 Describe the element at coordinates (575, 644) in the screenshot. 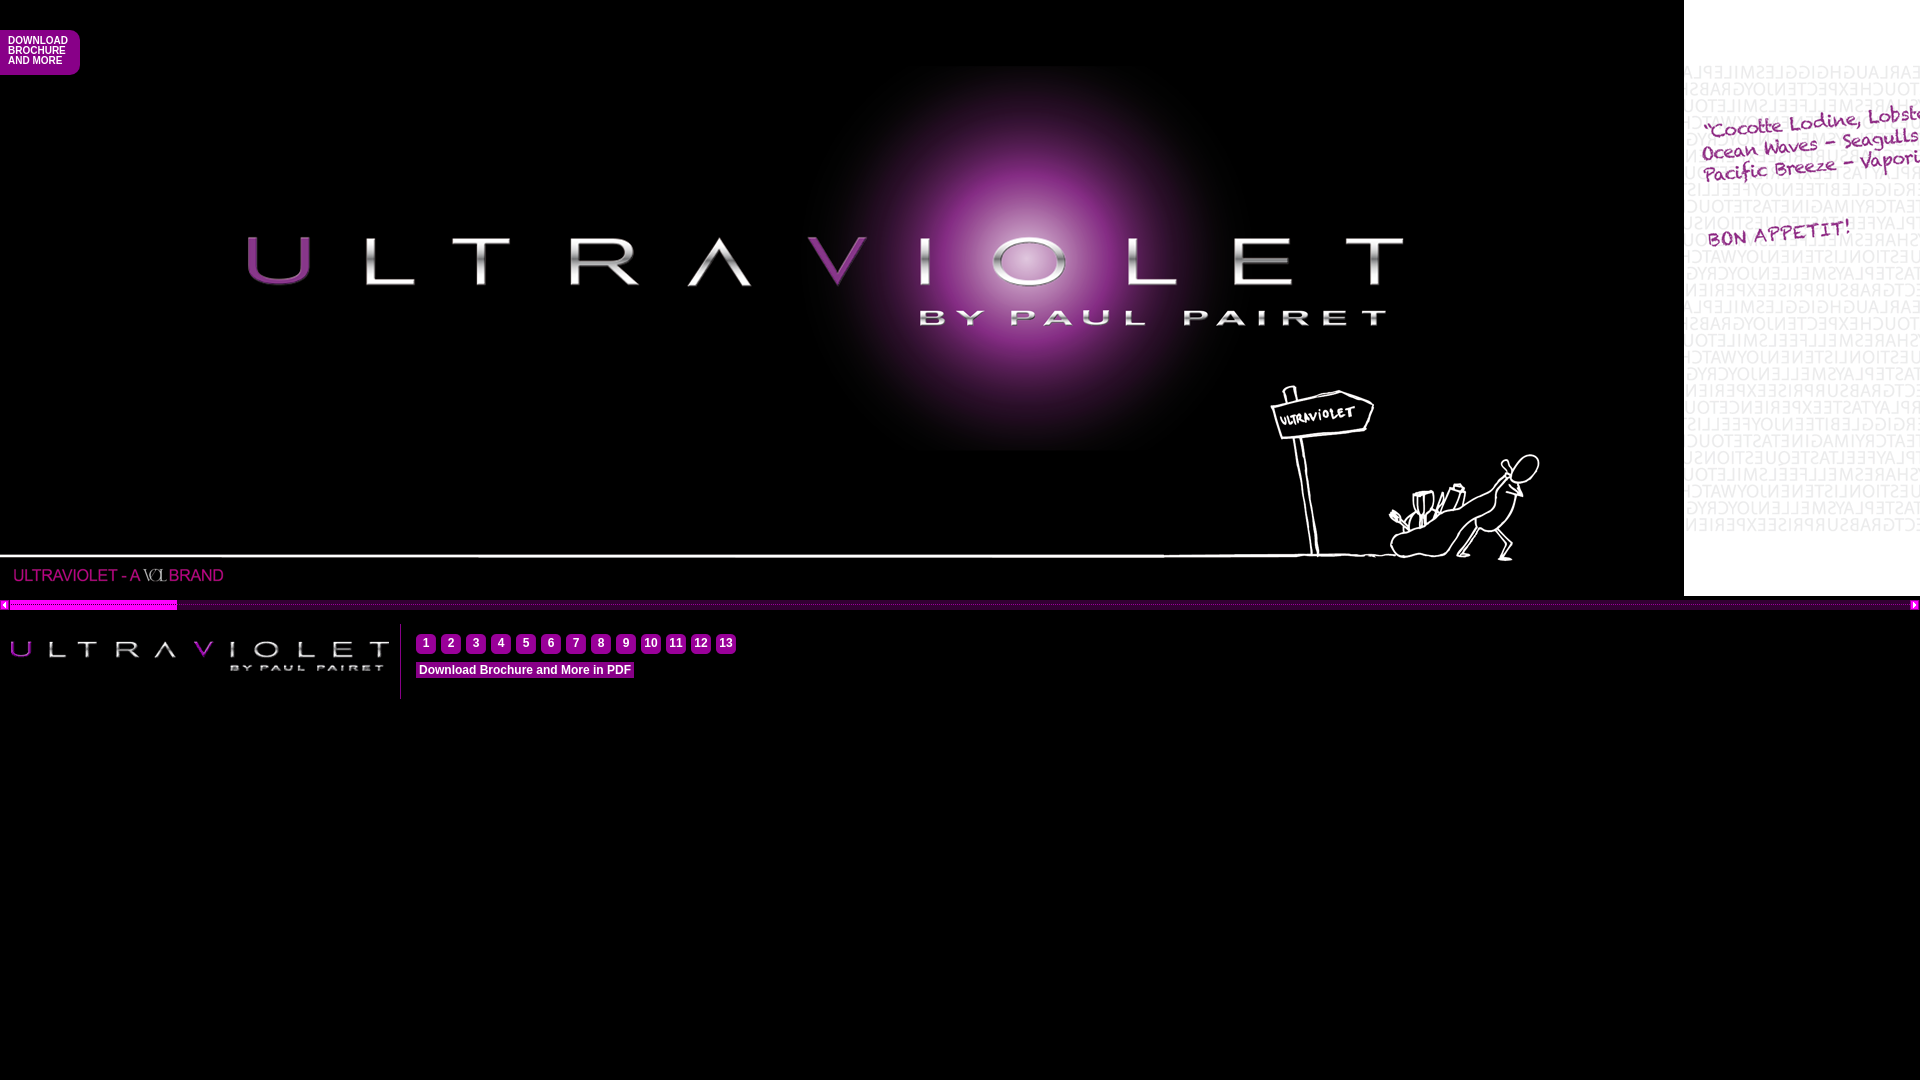

I see `'7'` at that location.